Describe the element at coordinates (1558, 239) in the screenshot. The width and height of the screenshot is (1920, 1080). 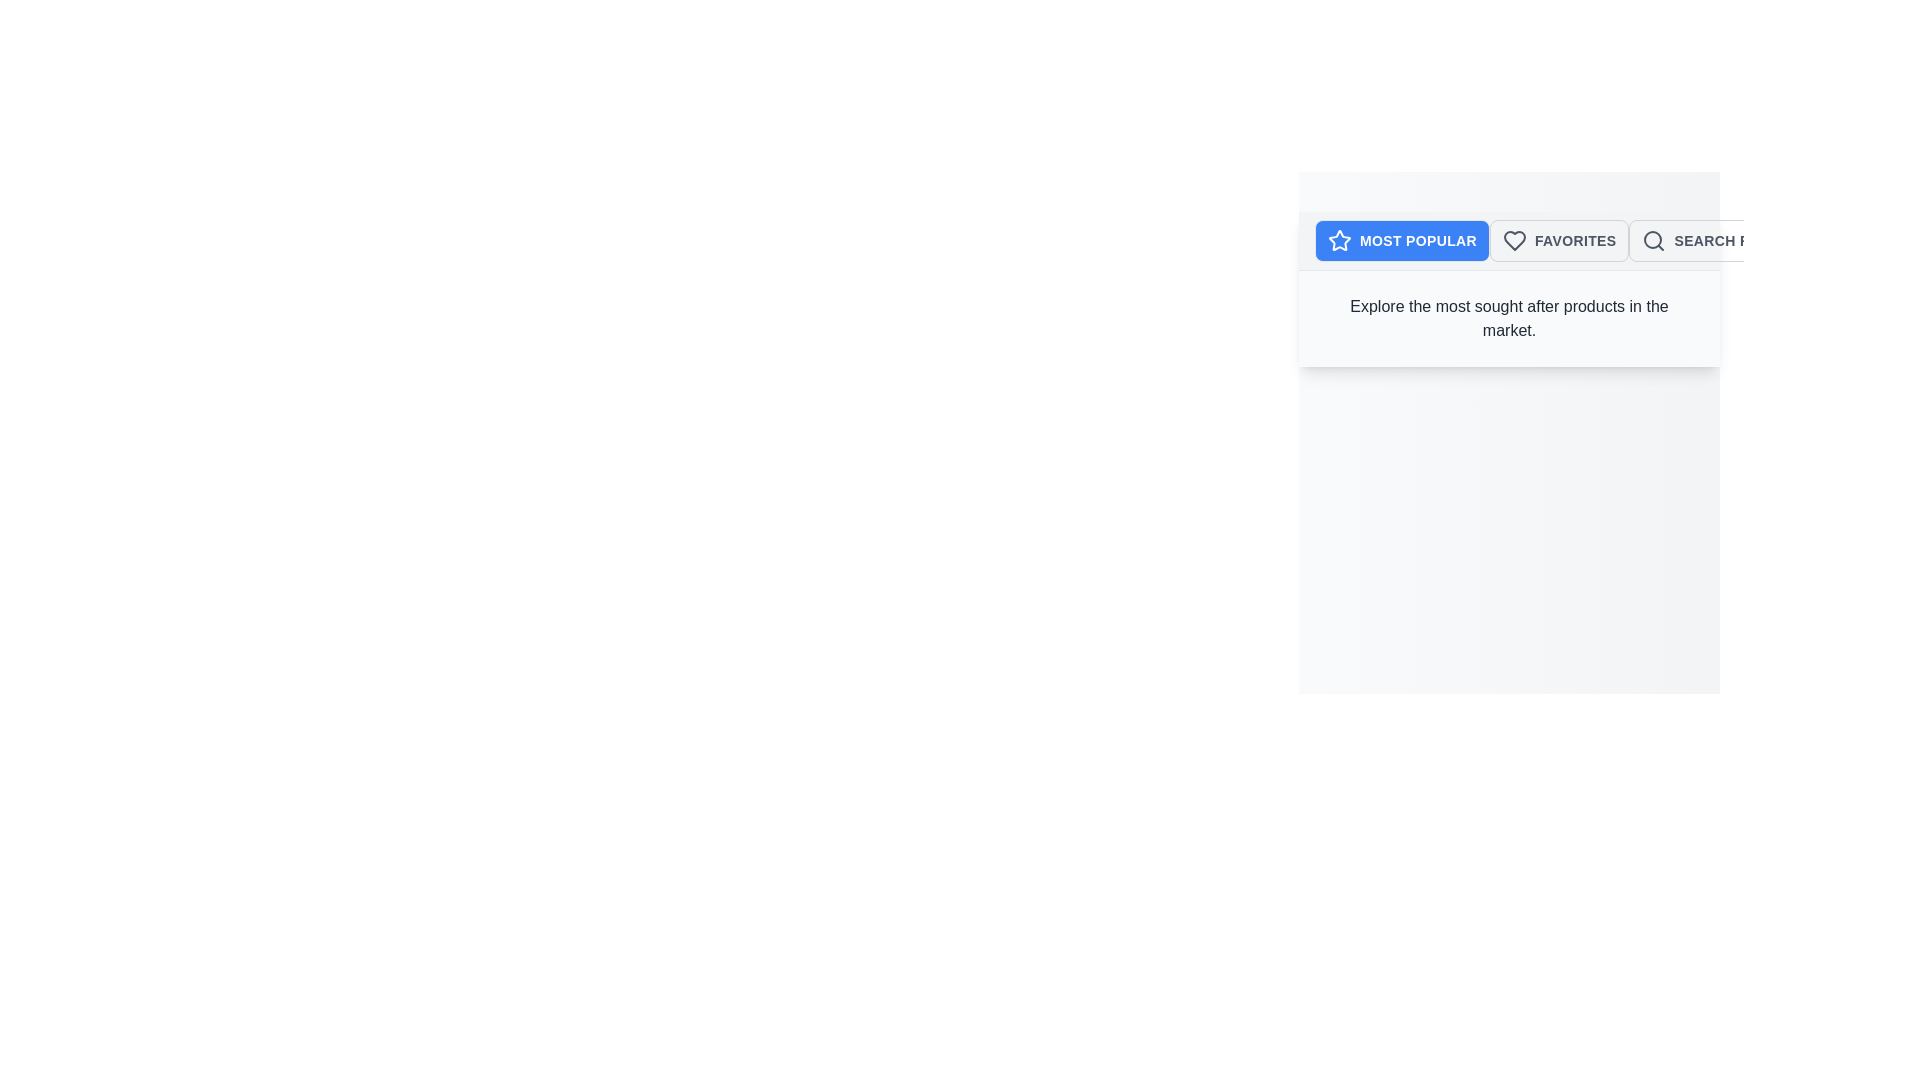
I see `the Favorites tab to explore the corresponding category` at that location.